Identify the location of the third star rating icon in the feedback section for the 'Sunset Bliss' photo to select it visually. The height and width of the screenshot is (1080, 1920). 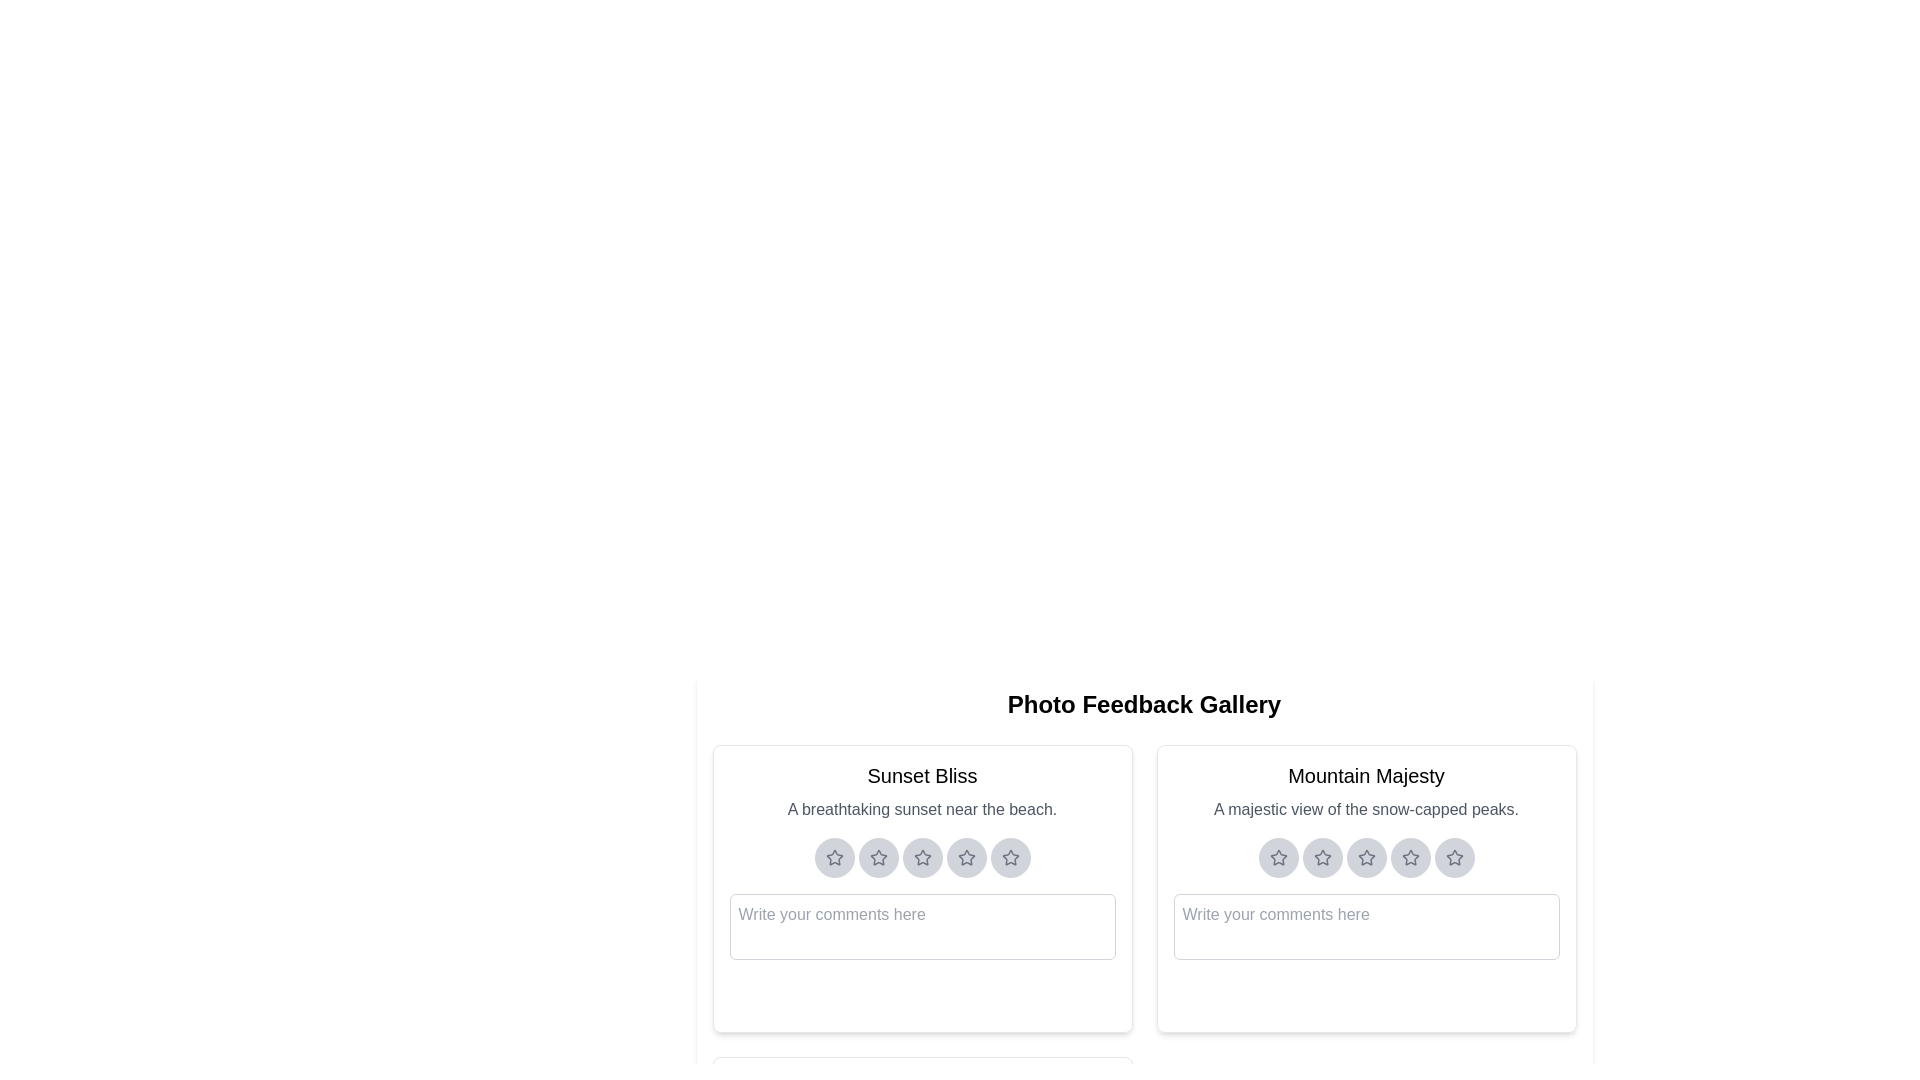
(921, 856).